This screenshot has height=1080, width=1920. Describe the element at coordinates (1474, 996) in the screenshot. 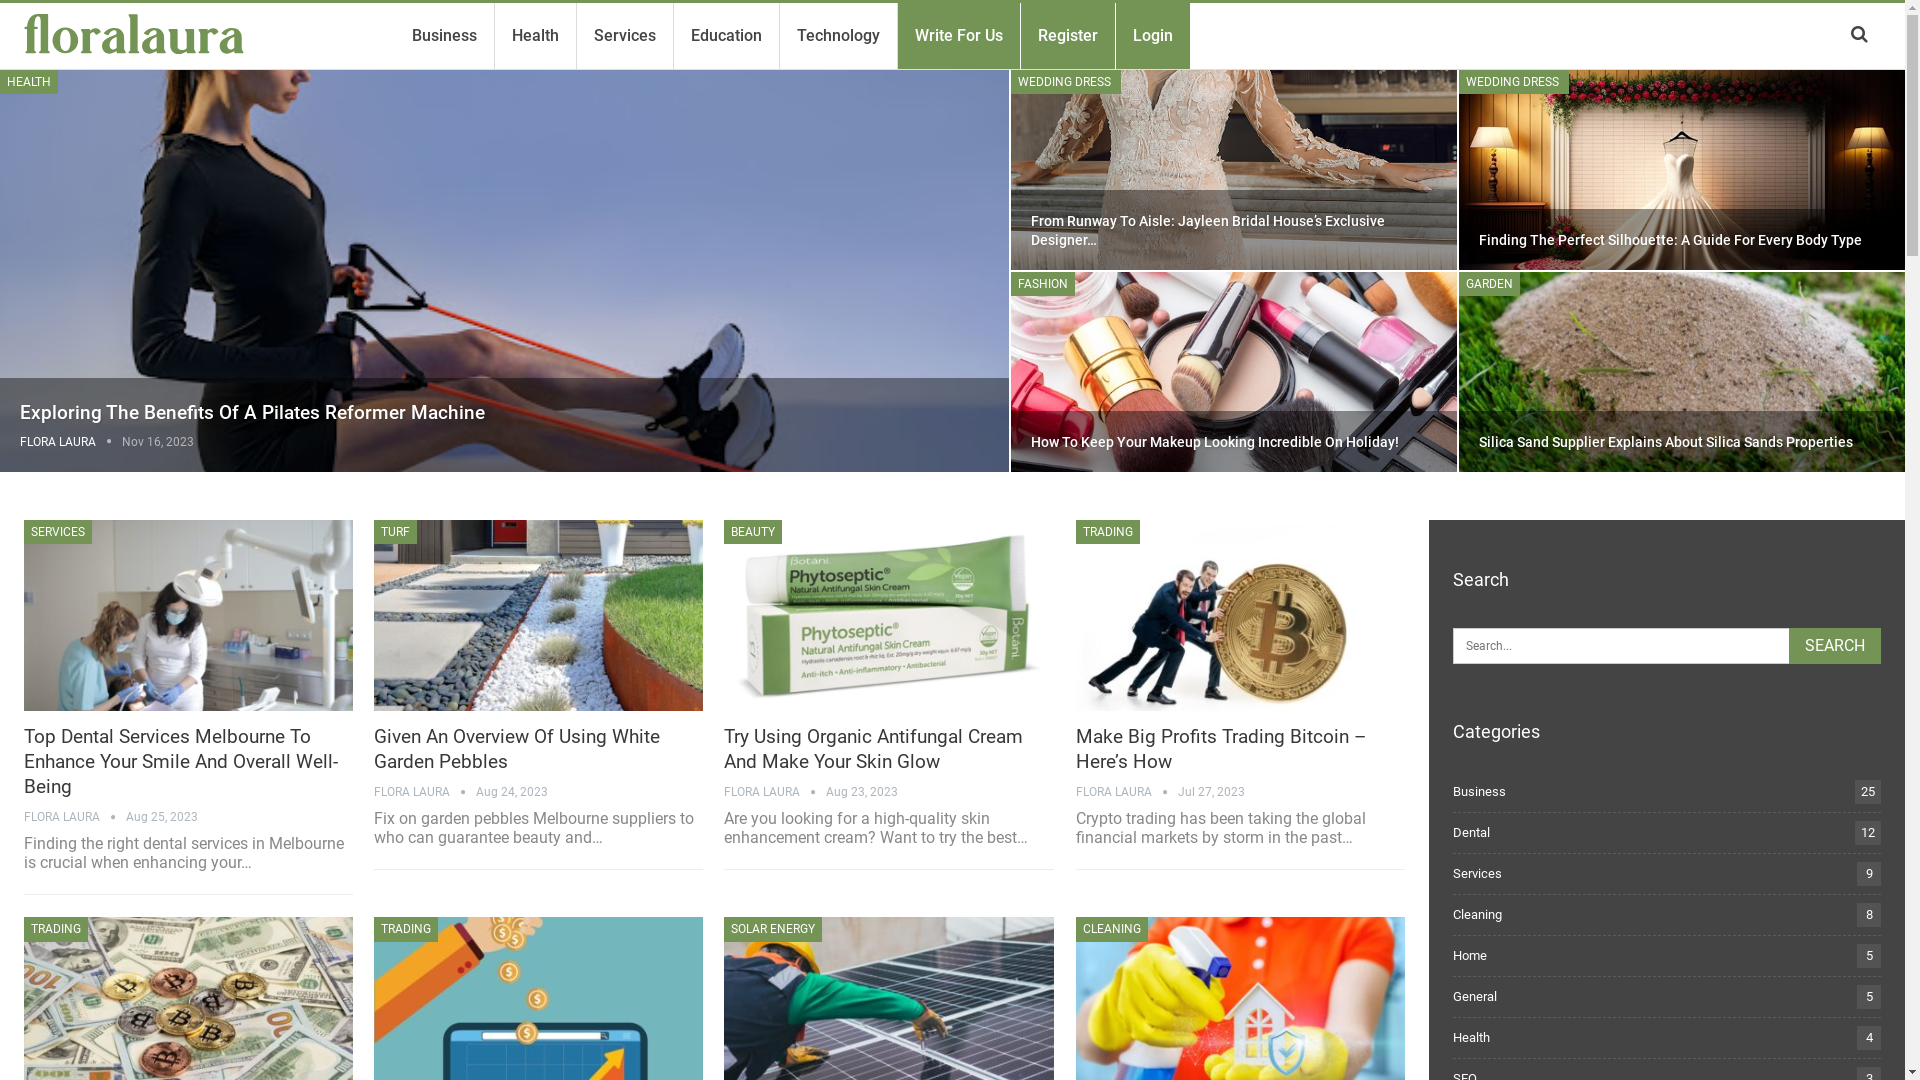

I see `'General` at that location.